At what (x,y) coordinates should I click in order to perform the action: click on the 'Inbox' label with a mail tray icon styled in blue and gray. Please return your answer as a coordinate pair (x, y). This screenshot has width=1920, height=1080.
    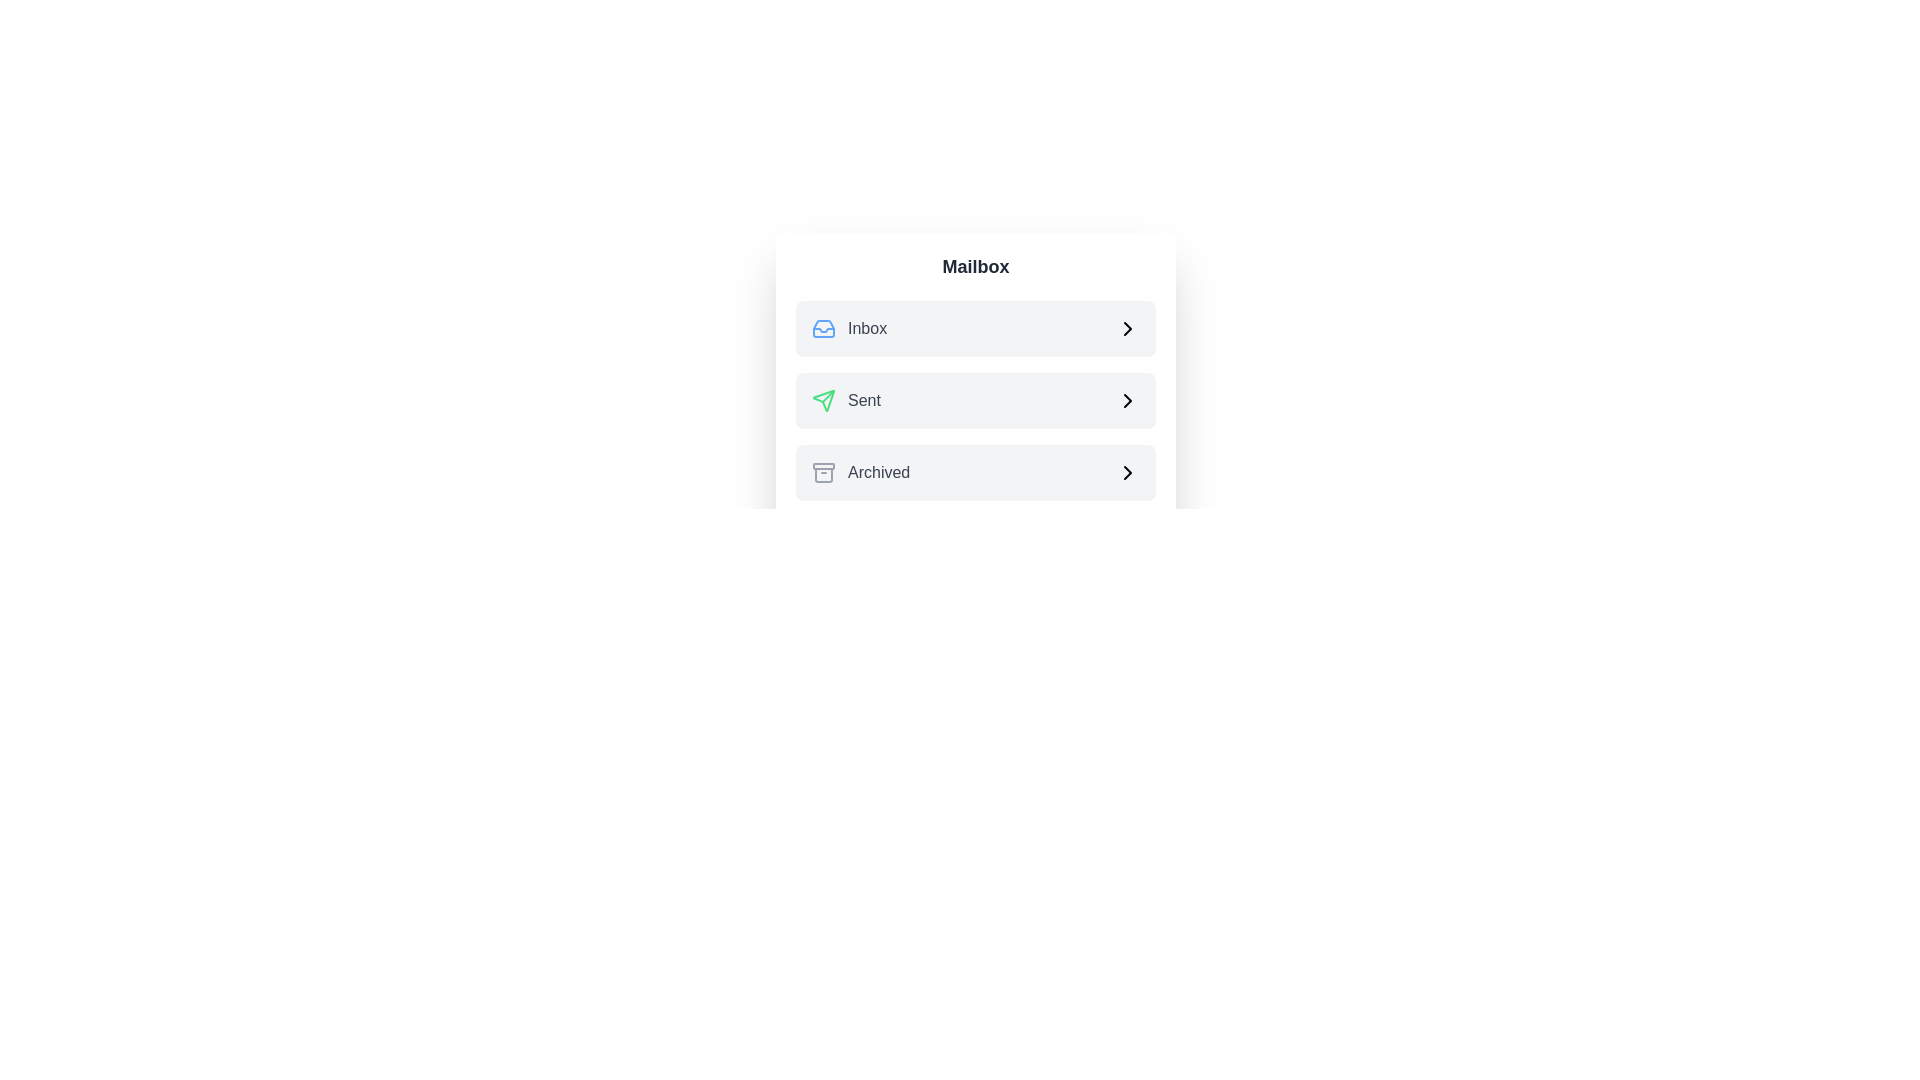
    Looking at the image, I should click on (849, 327).